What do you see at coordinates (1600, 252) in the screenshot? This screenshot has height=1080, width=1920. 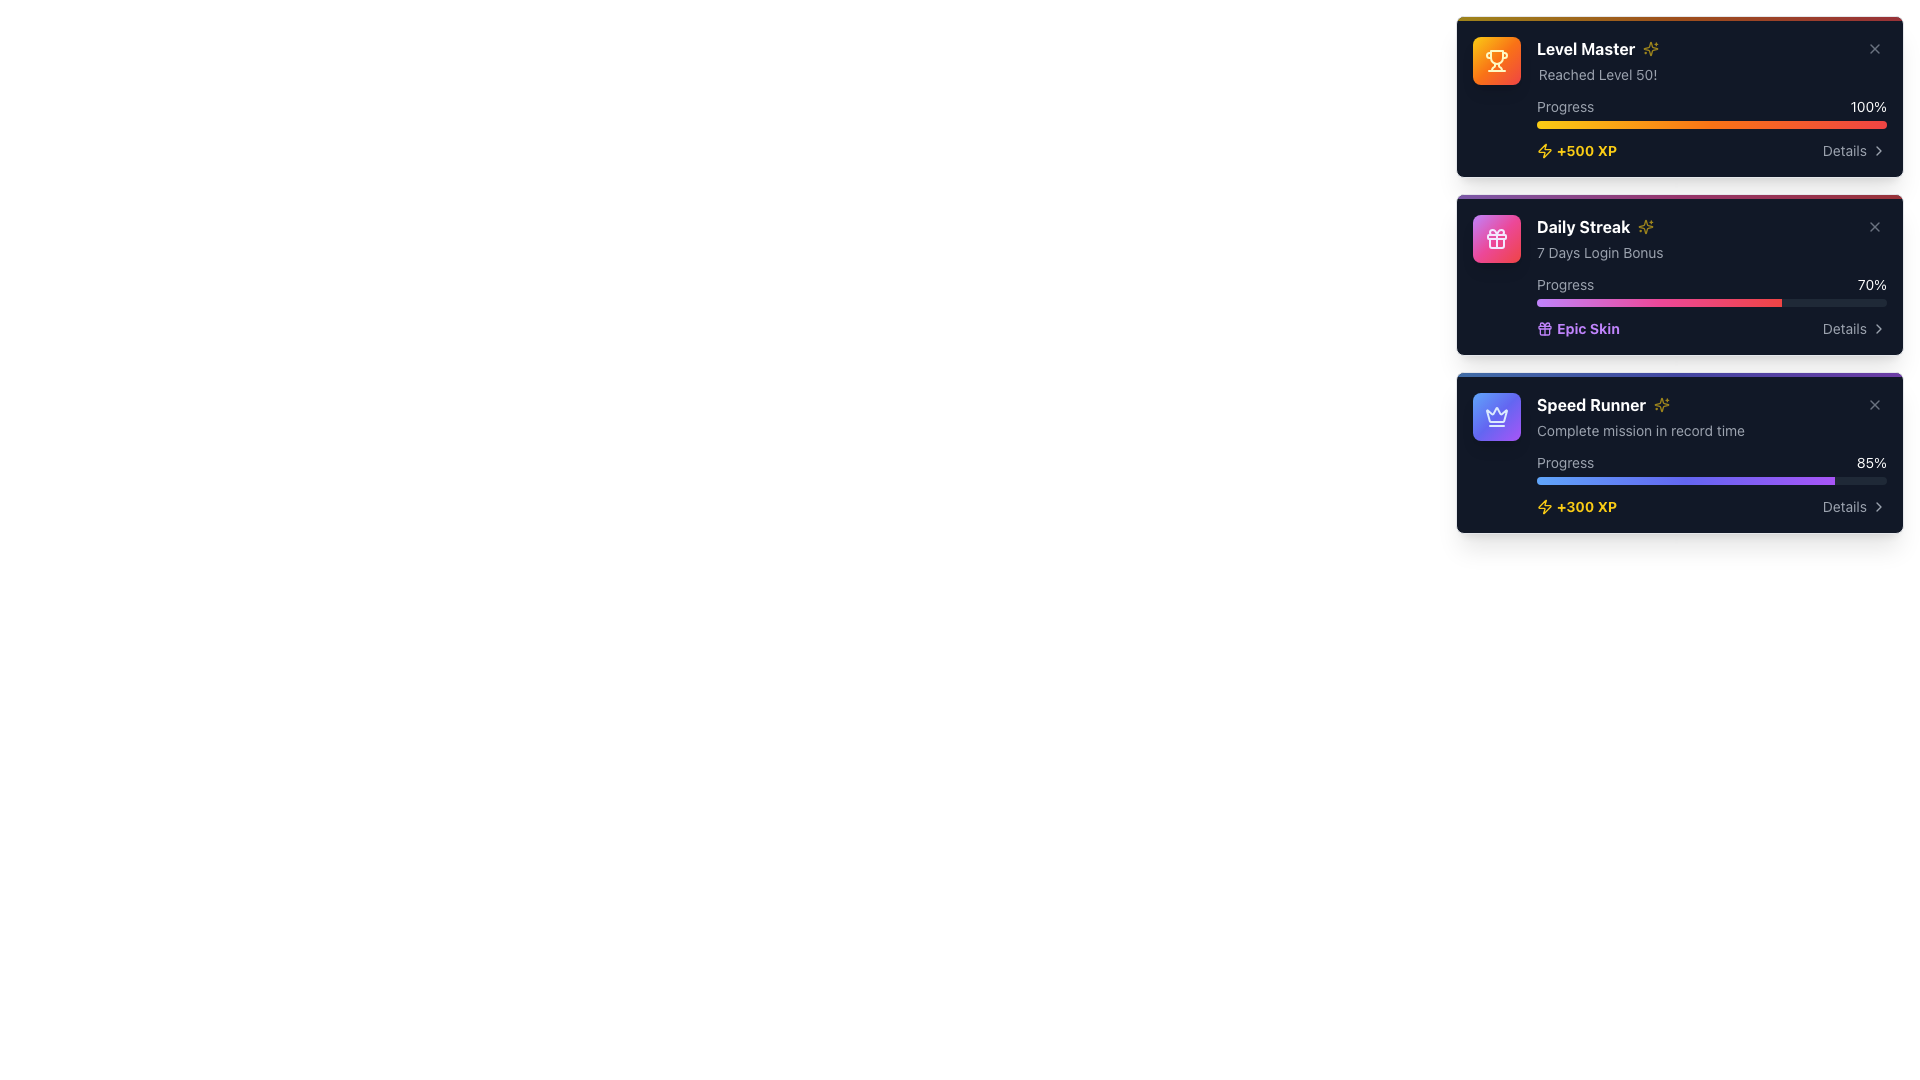 I see `the descriptive text label for the 'Daily Streak' feature, which indicates '7 Days Login Bonus' and is located in the second card of three, just below the title` at bounding box center [1600, 252].